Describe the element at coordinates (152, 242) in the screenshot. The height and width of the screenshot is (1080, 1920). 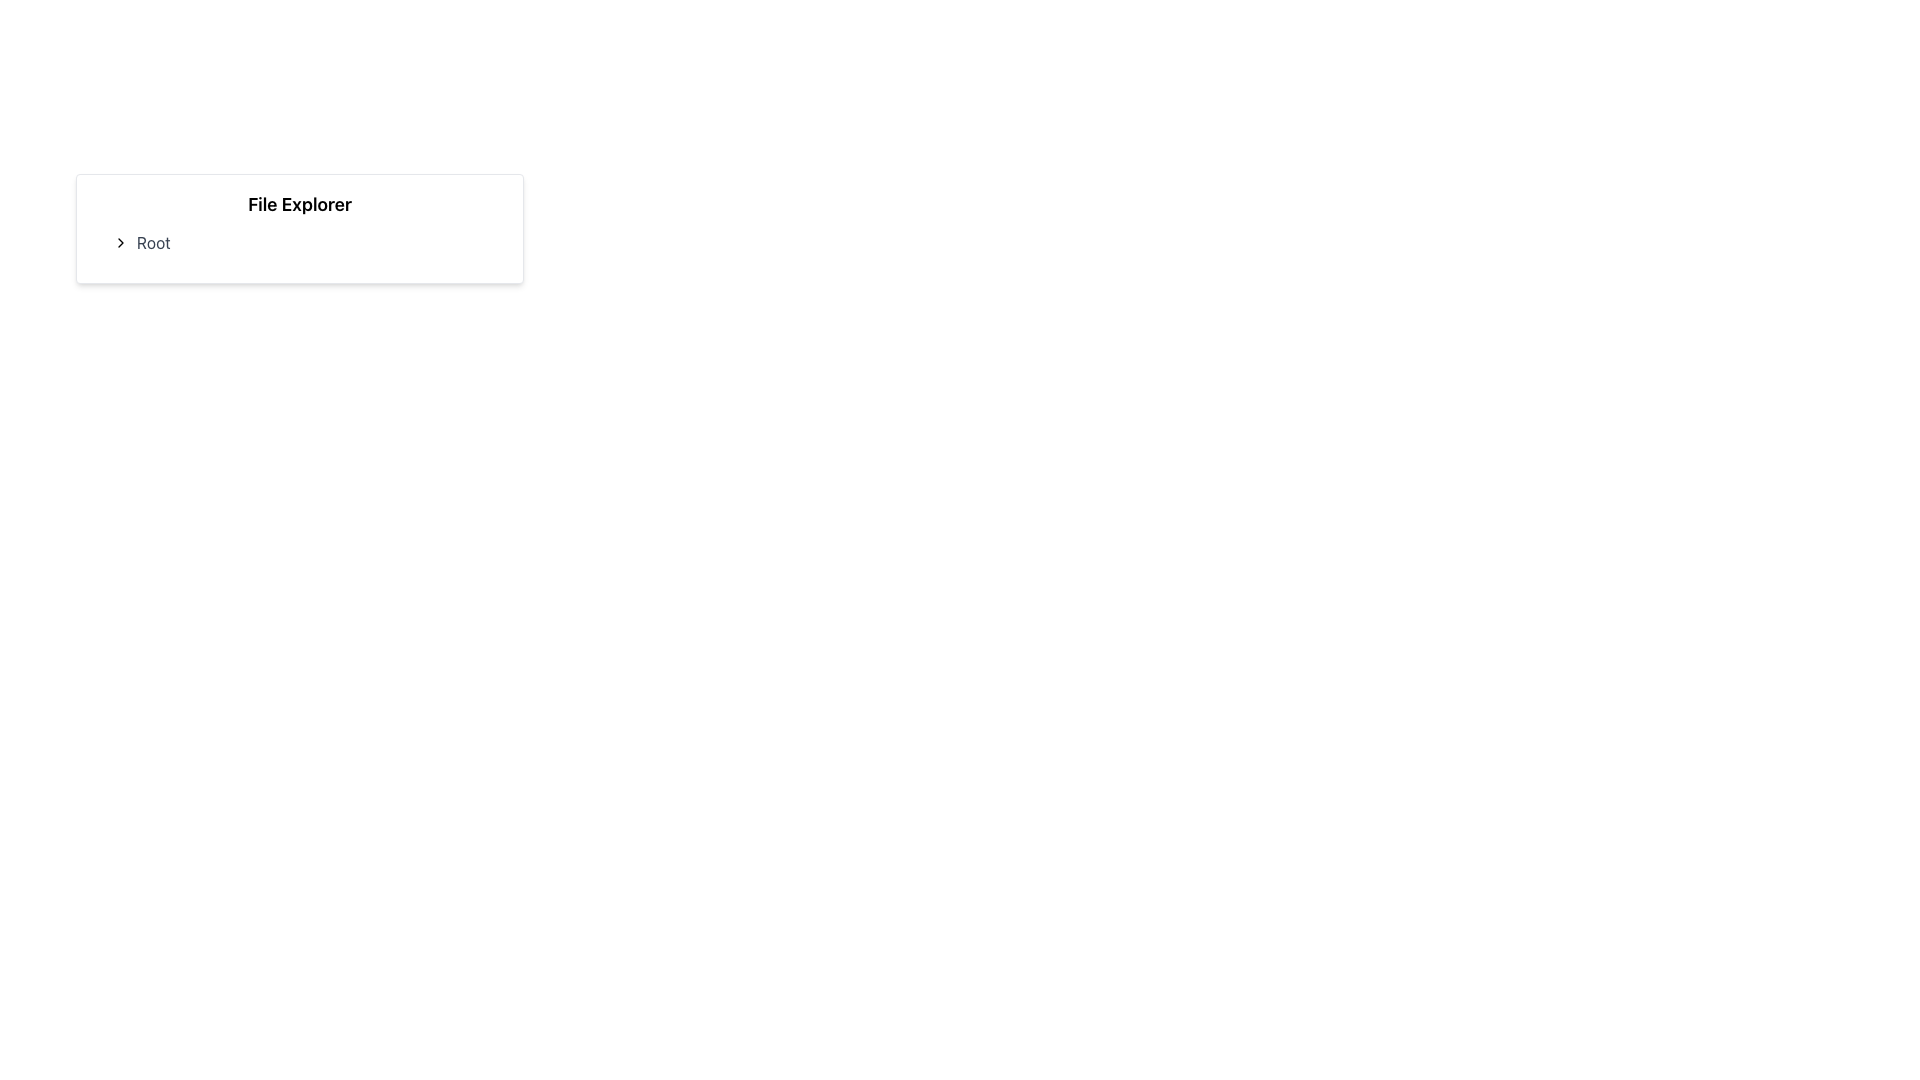
I see `the text label displaying 'Root', which is styled in gray and located within a menu structure, adjacent to a small chevron icon` at that location.